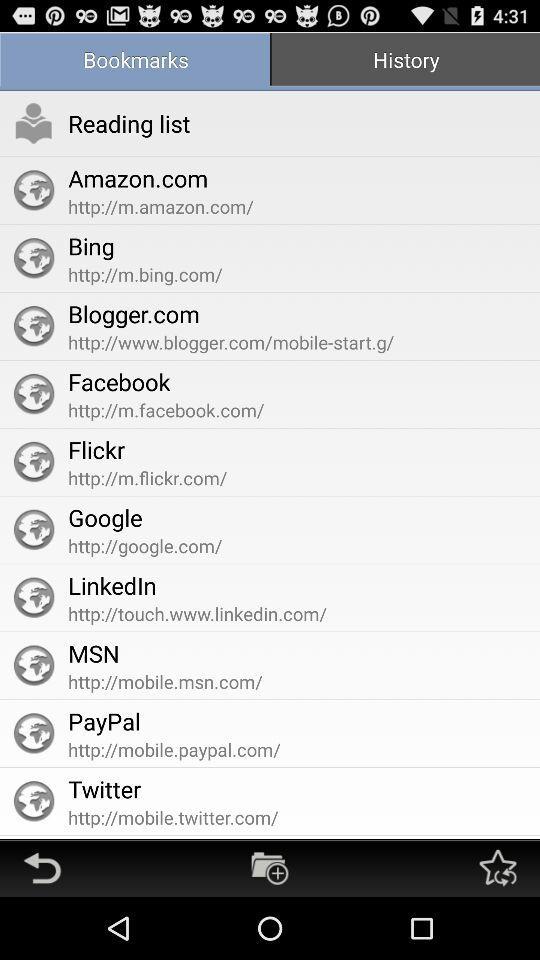 The height and width of the screenshot is (960, 540). What do you see at coordinates (42, 929) in the screenshot?
I see `the undo icon` at bounding box center [42, 929].